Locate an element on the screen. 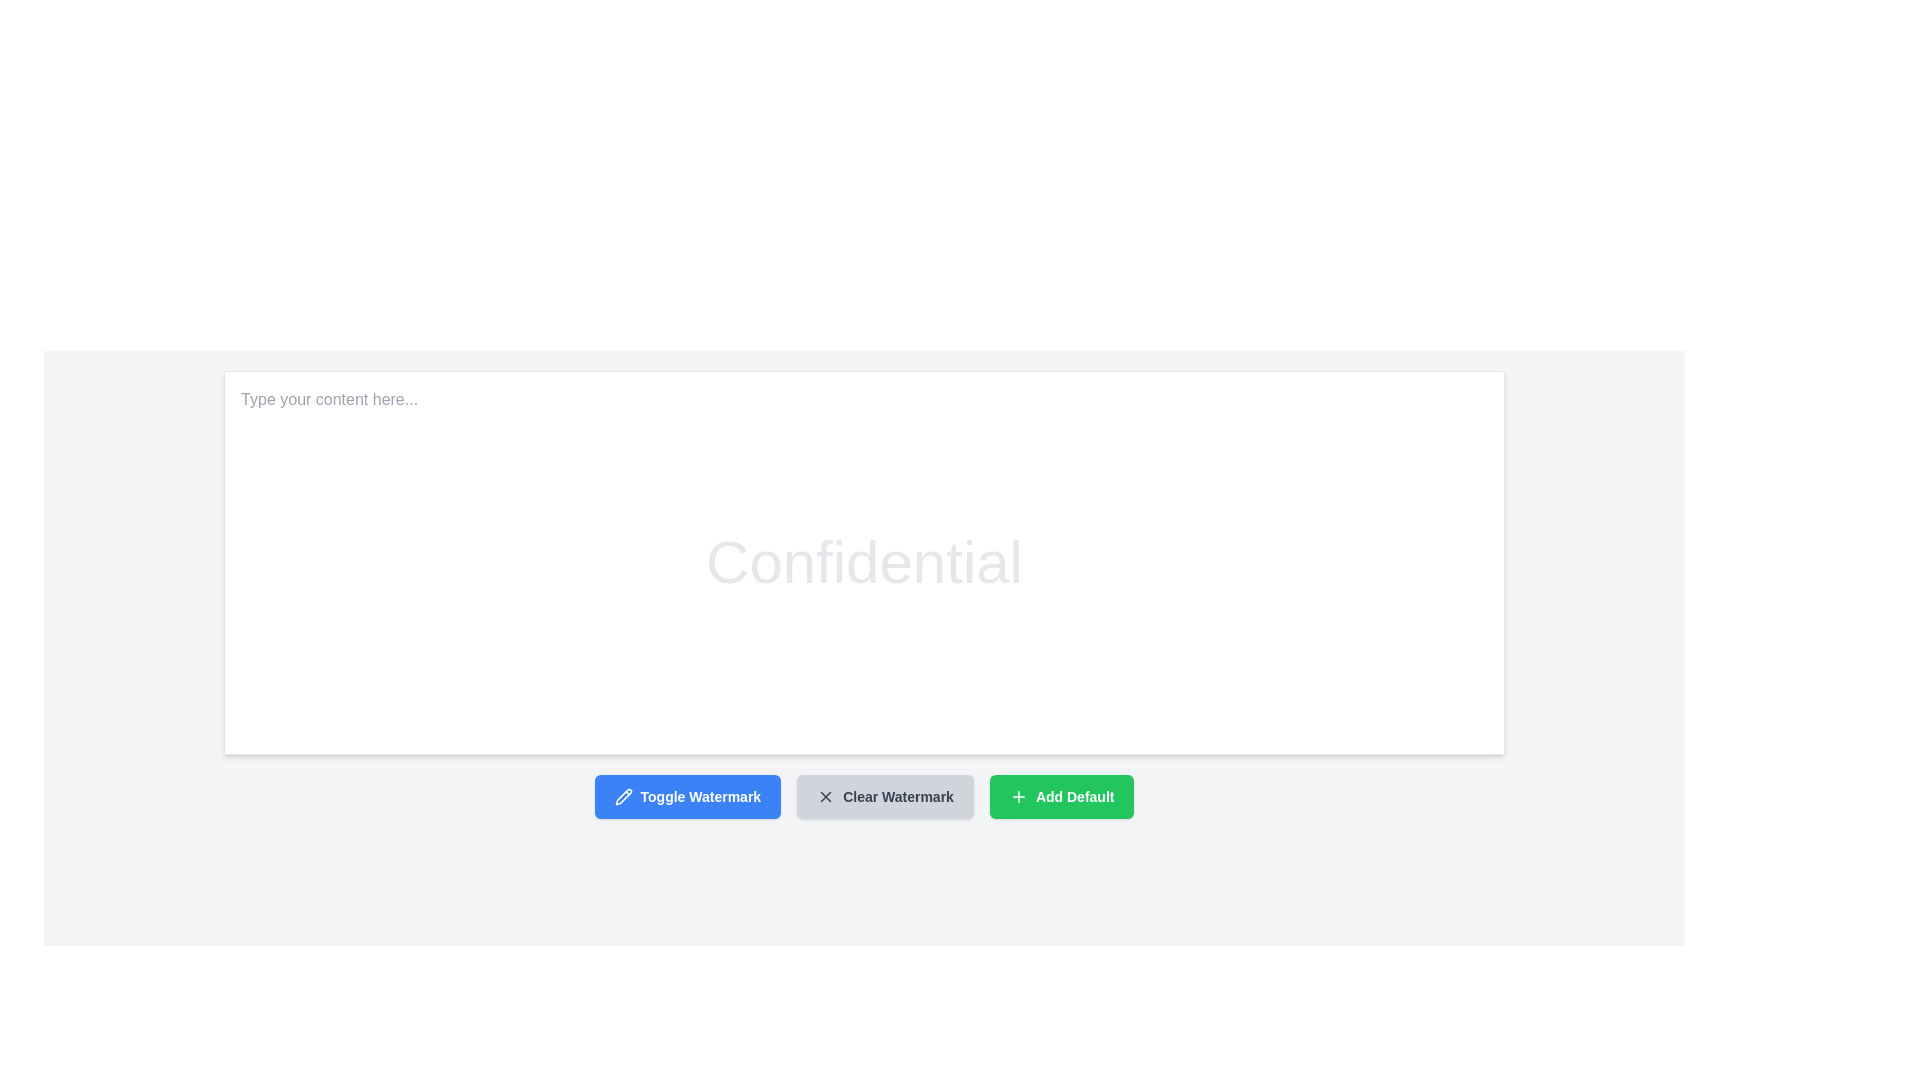 This screenshot has width=1920, height=1080. the blue 'Toggle Watermark' button with rounded corners located centrally towards the bottom of the interface is located at coordinates (687, 796).